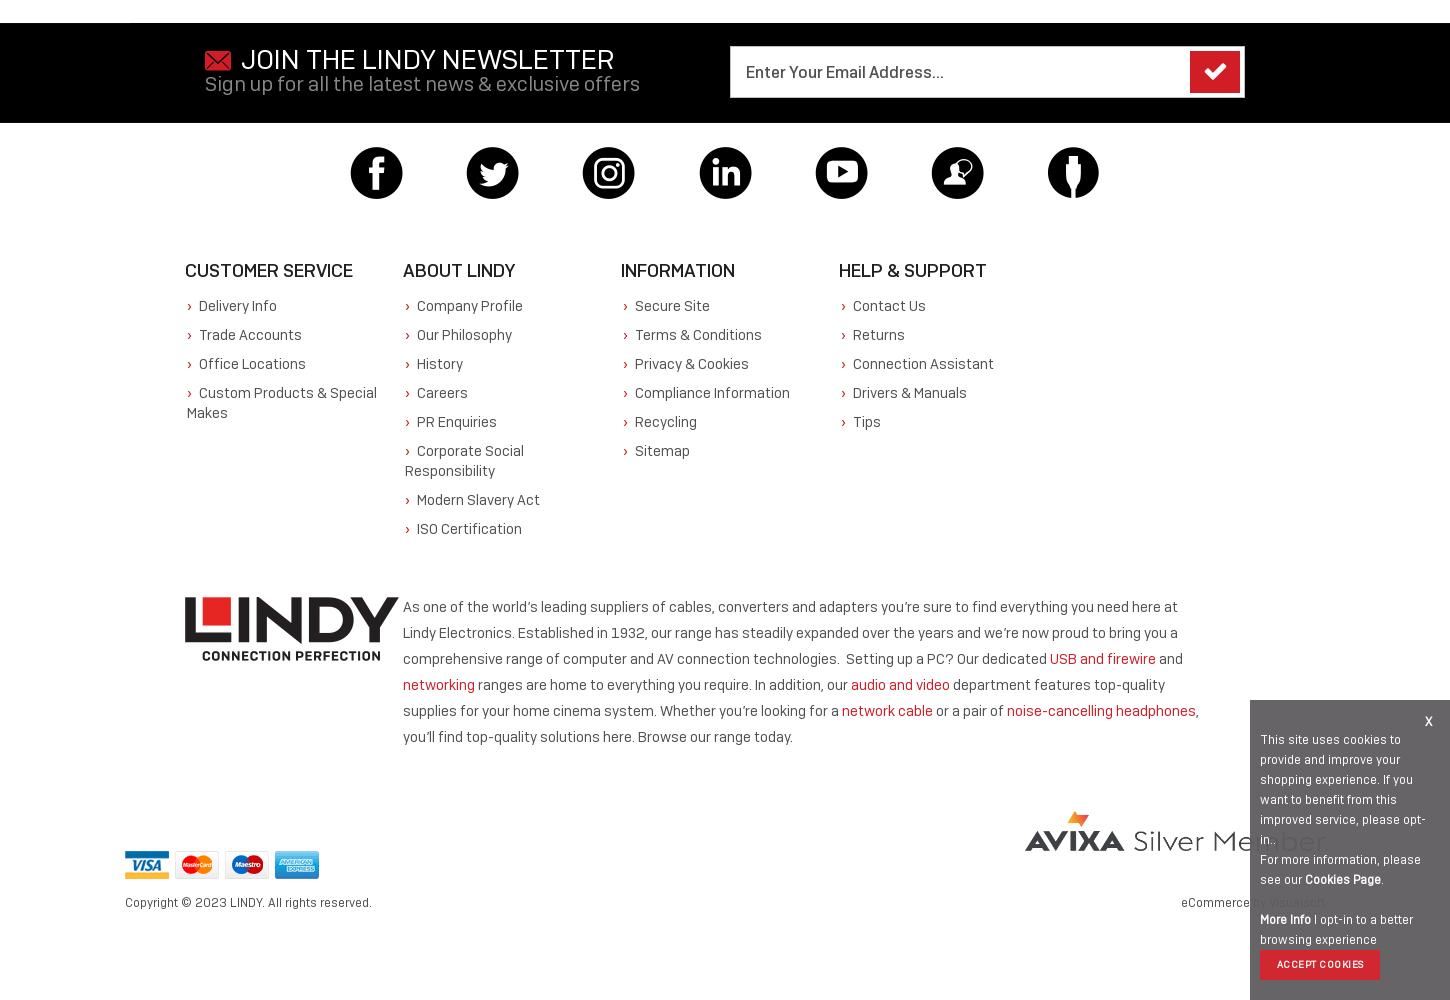  What do you see at coordinates (1276, 963) in the screenshot?
I see `'Accept Cookies'` at bounding box center [1276, 963].